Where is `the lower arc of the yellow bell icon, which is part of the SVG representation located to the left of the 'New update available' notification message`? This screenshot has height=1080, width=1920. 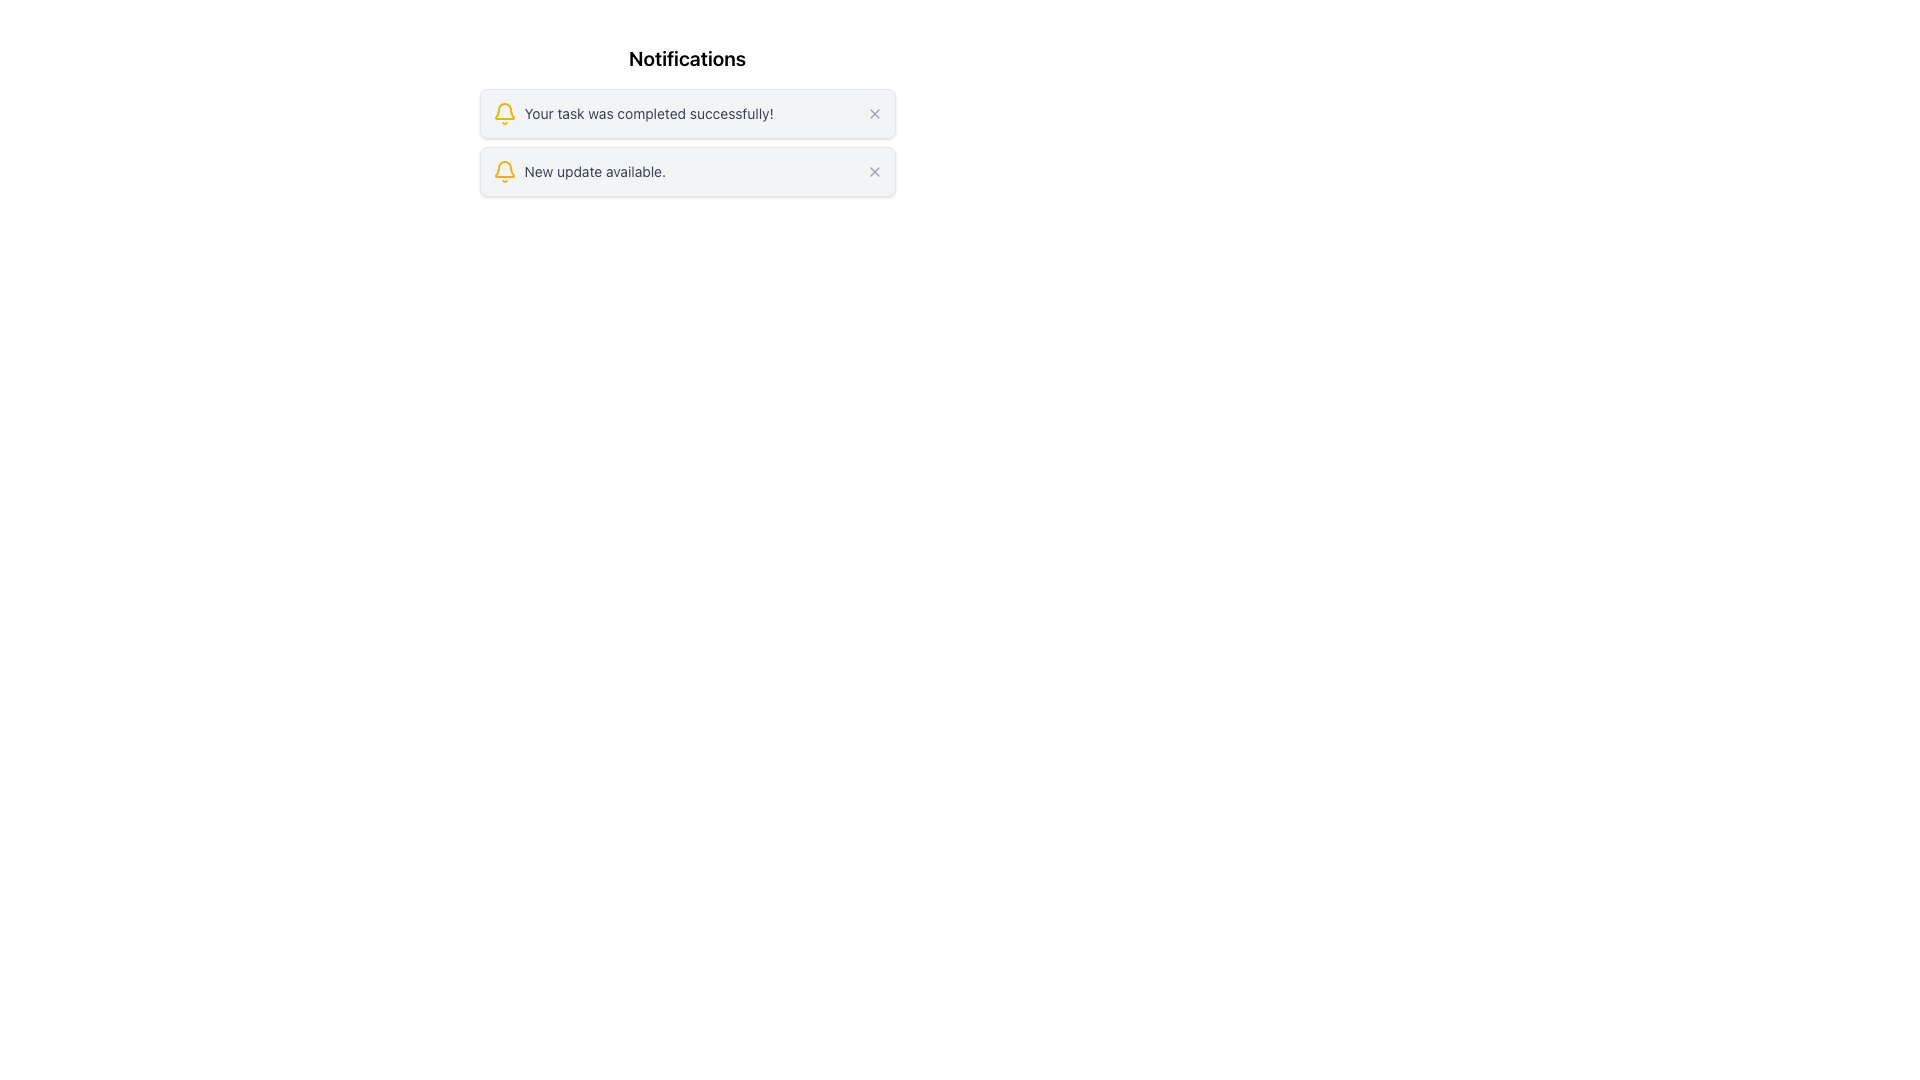
the lower arc of the yellow bell icon, which is part of the SVG representation located to the left of the 'New update available' notification message is located at coordinates (504, 111).